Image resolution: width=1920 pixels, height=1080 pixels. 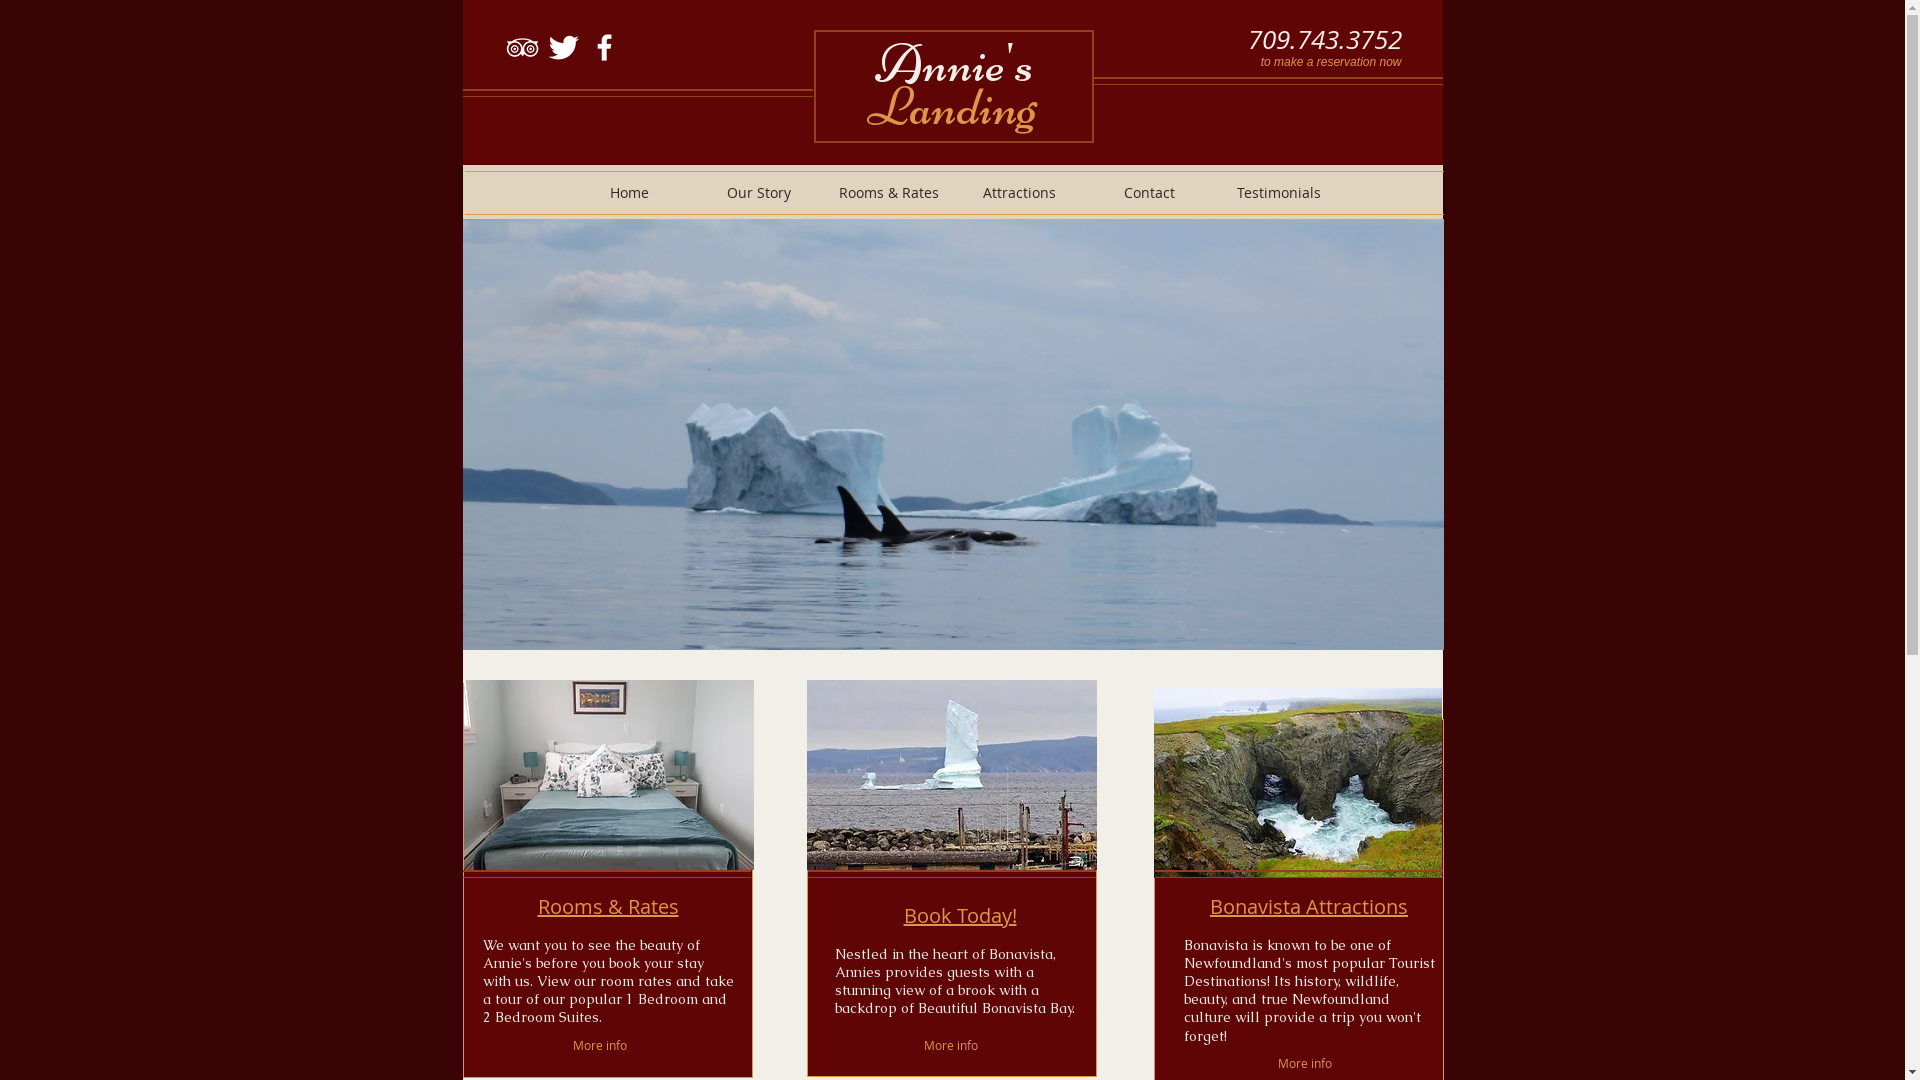 I want to click on 'Contact', so click(x=1083, y=192).